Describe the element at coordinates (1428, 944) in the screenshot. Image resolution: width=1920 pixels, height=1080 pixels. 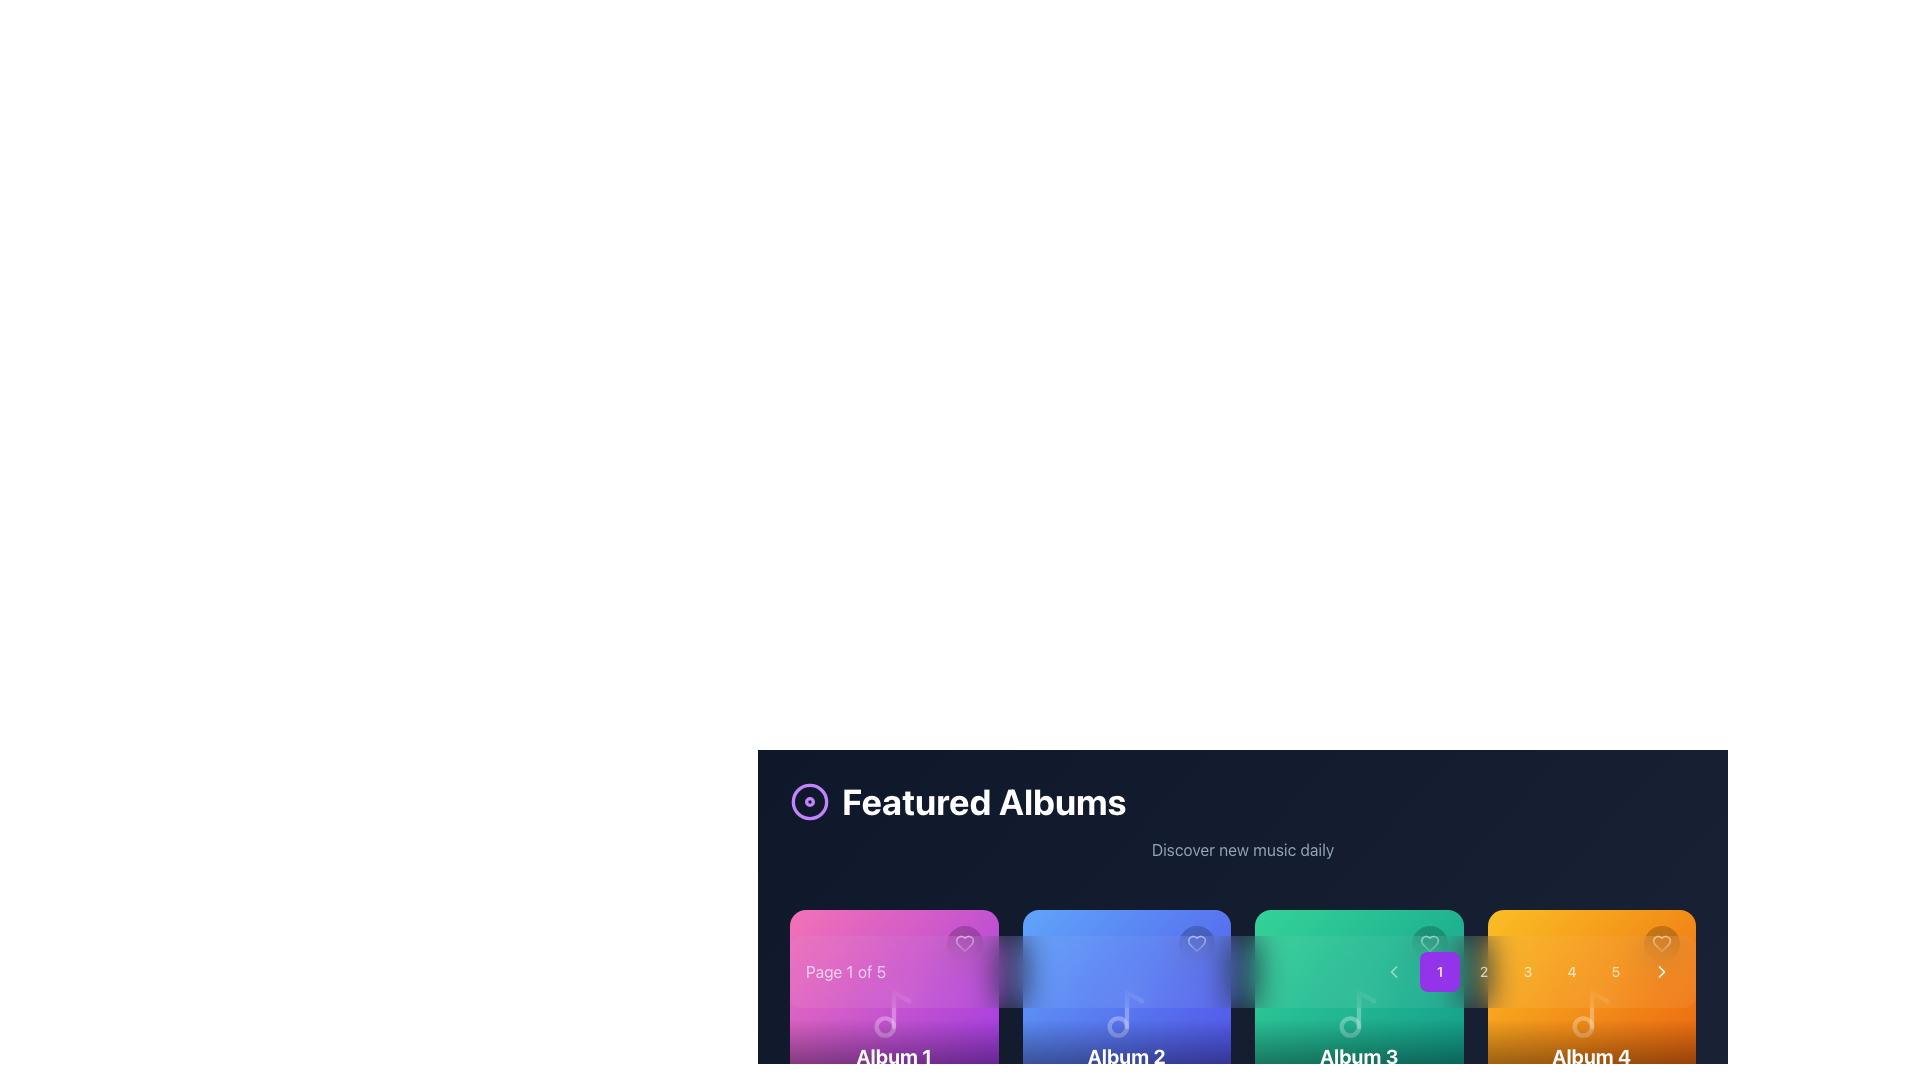
I see `the circular button with a heart-shaped icon located at the top-right corner of the 'Album 3' card` at that location.